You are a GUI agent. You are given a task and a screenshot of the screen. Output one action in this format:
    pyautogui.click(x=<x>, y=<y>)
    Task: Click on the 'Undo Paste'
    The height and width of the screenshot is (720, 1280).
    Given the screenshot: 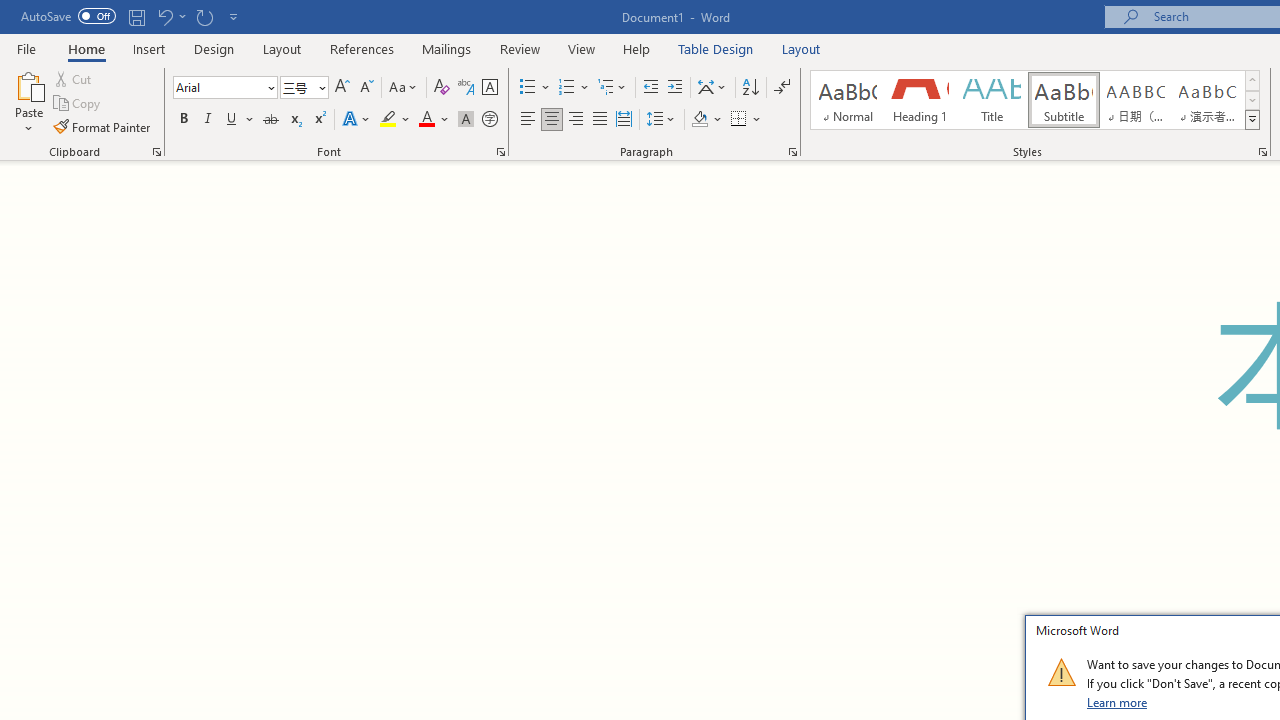 What is the action you would take?
    pyautogui.click(x=170, y=16)
    